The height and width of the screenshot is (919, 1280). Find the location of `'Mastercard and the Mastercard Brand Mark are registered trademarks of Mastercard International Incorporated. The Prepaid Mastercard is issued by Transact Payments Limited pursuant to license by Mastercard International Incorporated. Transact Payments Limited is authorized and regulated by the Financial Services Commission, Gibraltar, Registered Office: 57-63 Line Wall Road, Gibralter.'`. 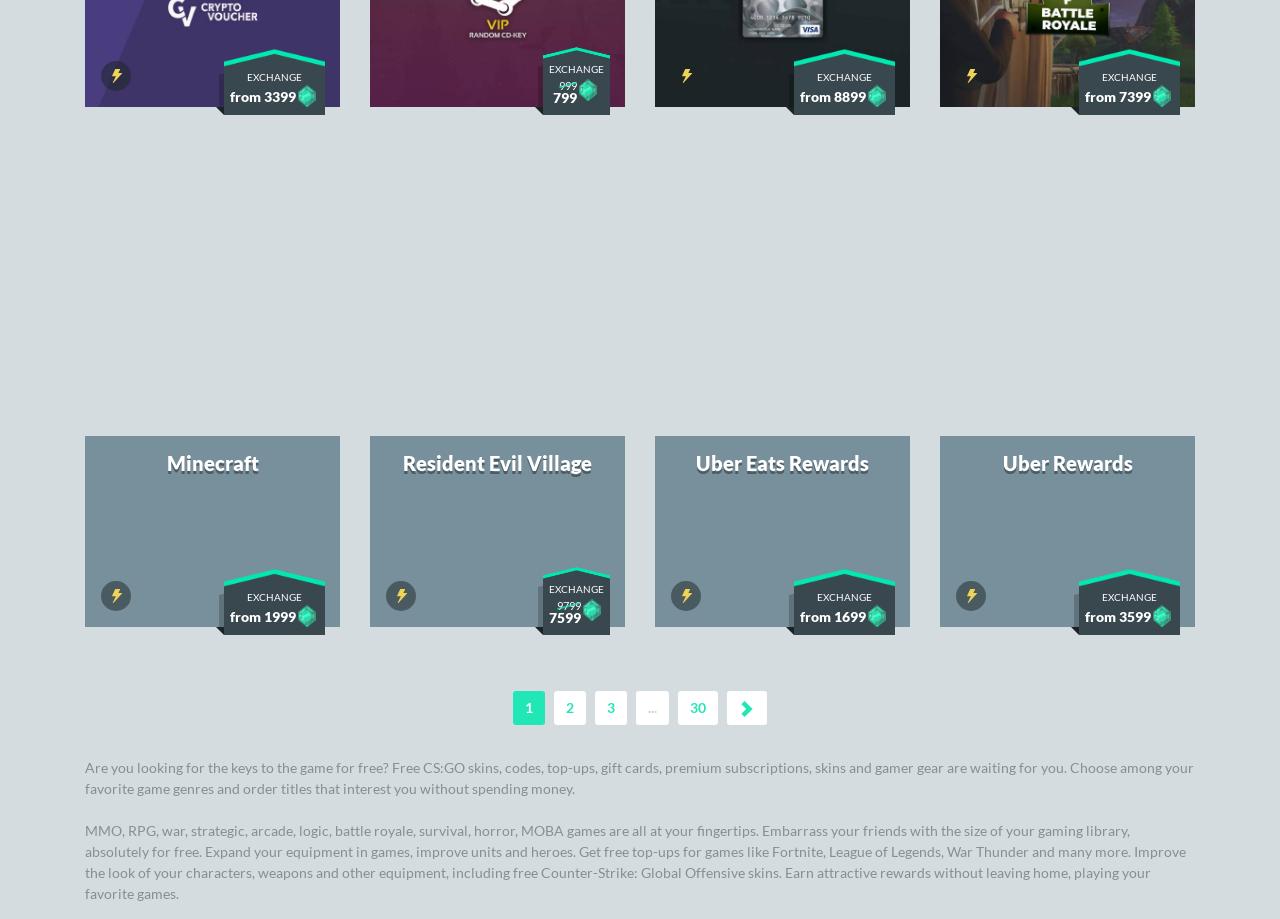

'Mastercard and the Mastercard Brand Mark are registered trademarks of Mastercard International Incorporated. The Prepaid Mastercard is issued by Transact Payments Limited pursuant to license by Mastercard International Incorporated. Transact Payments Limited is authorized and regulated by the Financial Services Commission, Gibraltar, Registered Office: 57-63 Line Wall Road, Gibralter.' is located at coordinates (638, 809).